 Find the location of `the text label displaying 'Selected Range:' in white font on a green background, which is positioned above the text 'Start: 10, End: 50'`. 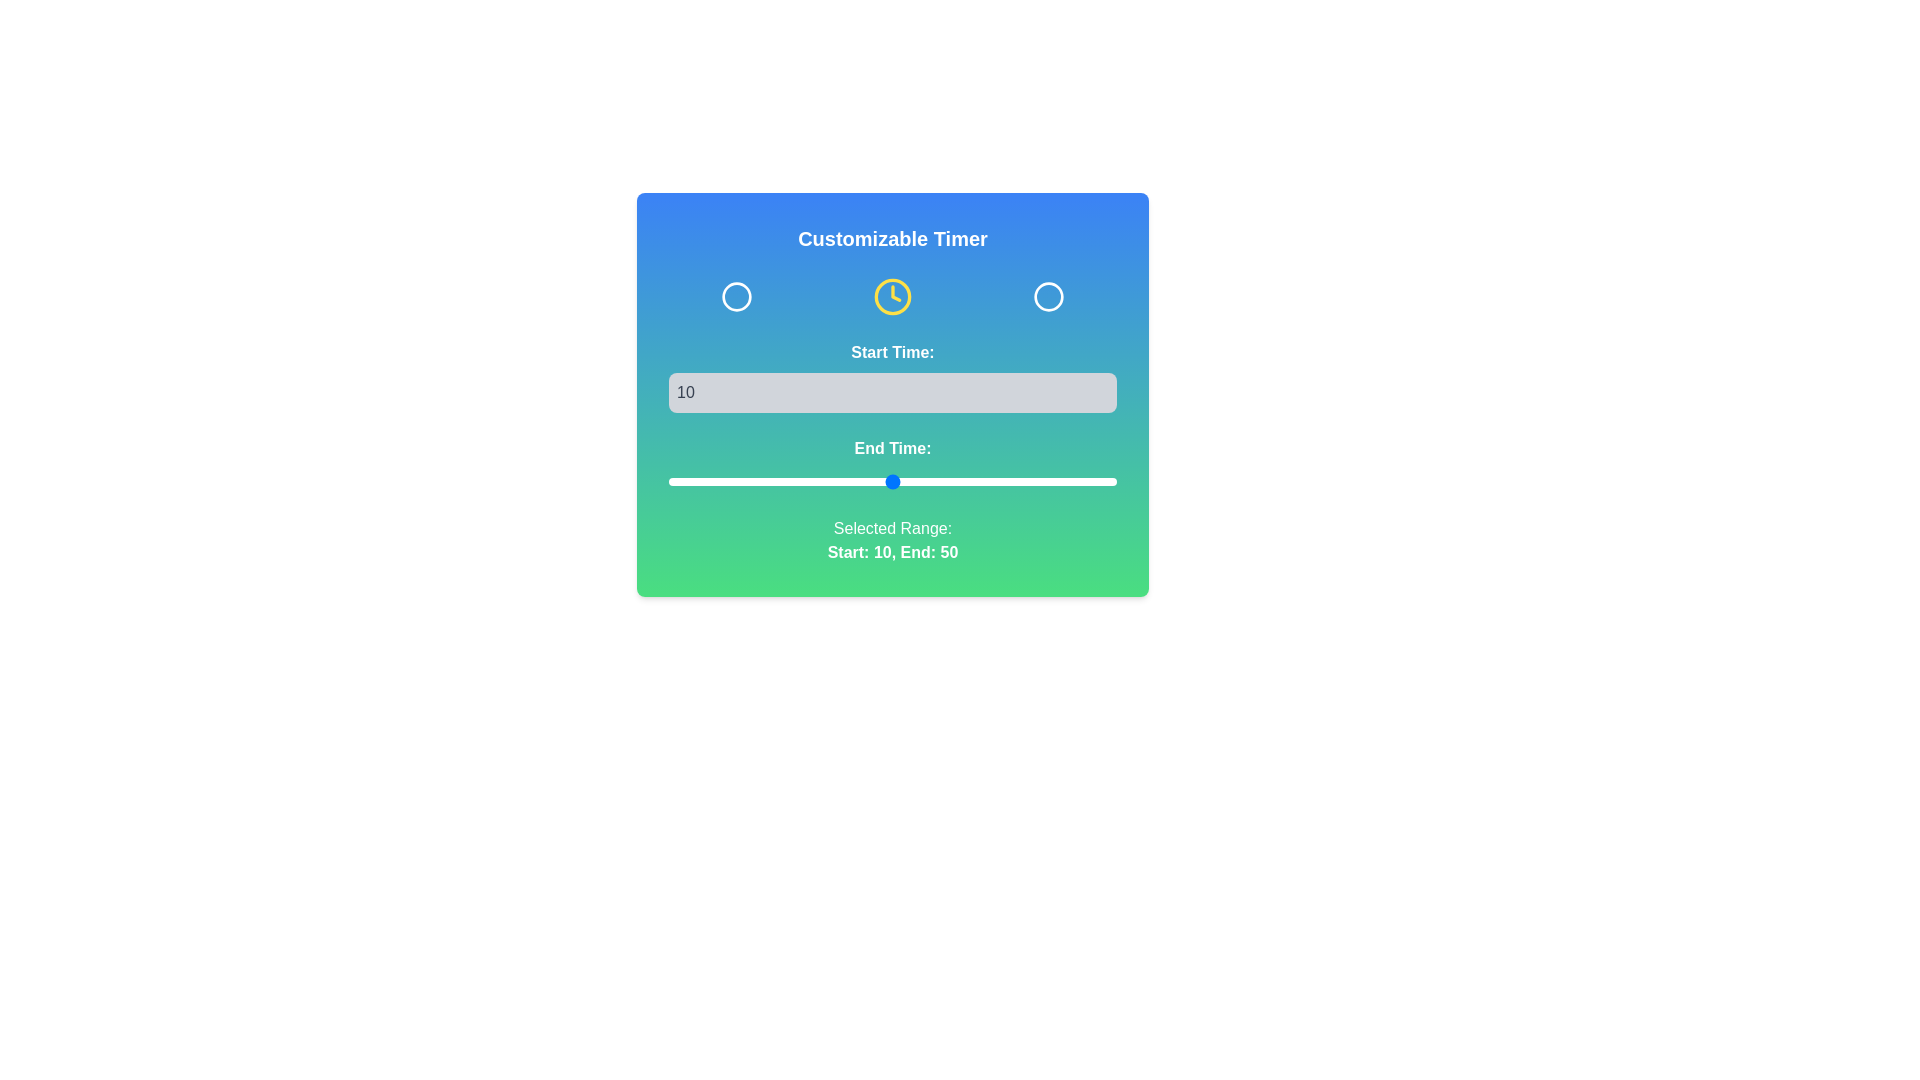

the text label displaying 'Selected Range:' in white font on a green background, which is positioned above the text 'Start: 10, End: 50' is located at coordinates (891, 527).